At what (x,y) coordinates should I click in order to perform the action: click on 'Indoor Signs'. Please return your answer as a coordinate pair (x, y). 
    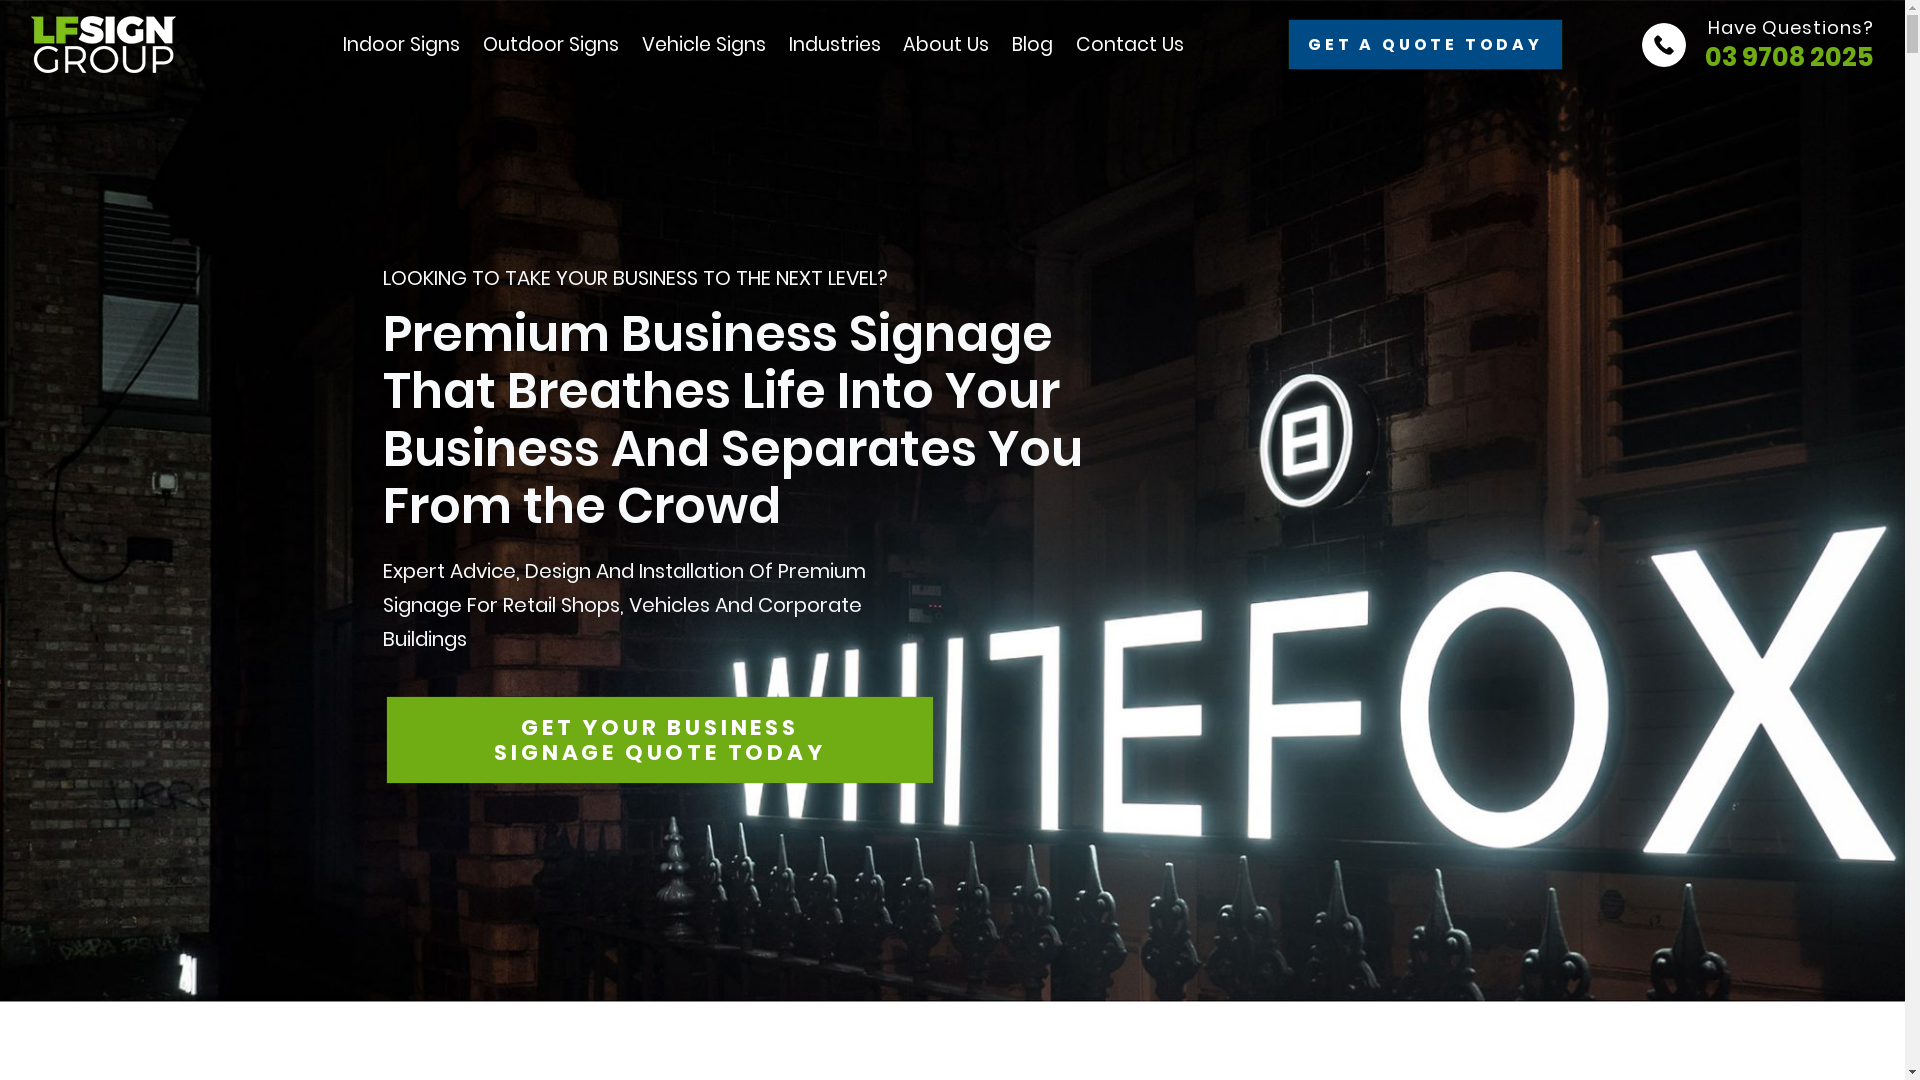
    Looking at the image, I should click on (400, 45).